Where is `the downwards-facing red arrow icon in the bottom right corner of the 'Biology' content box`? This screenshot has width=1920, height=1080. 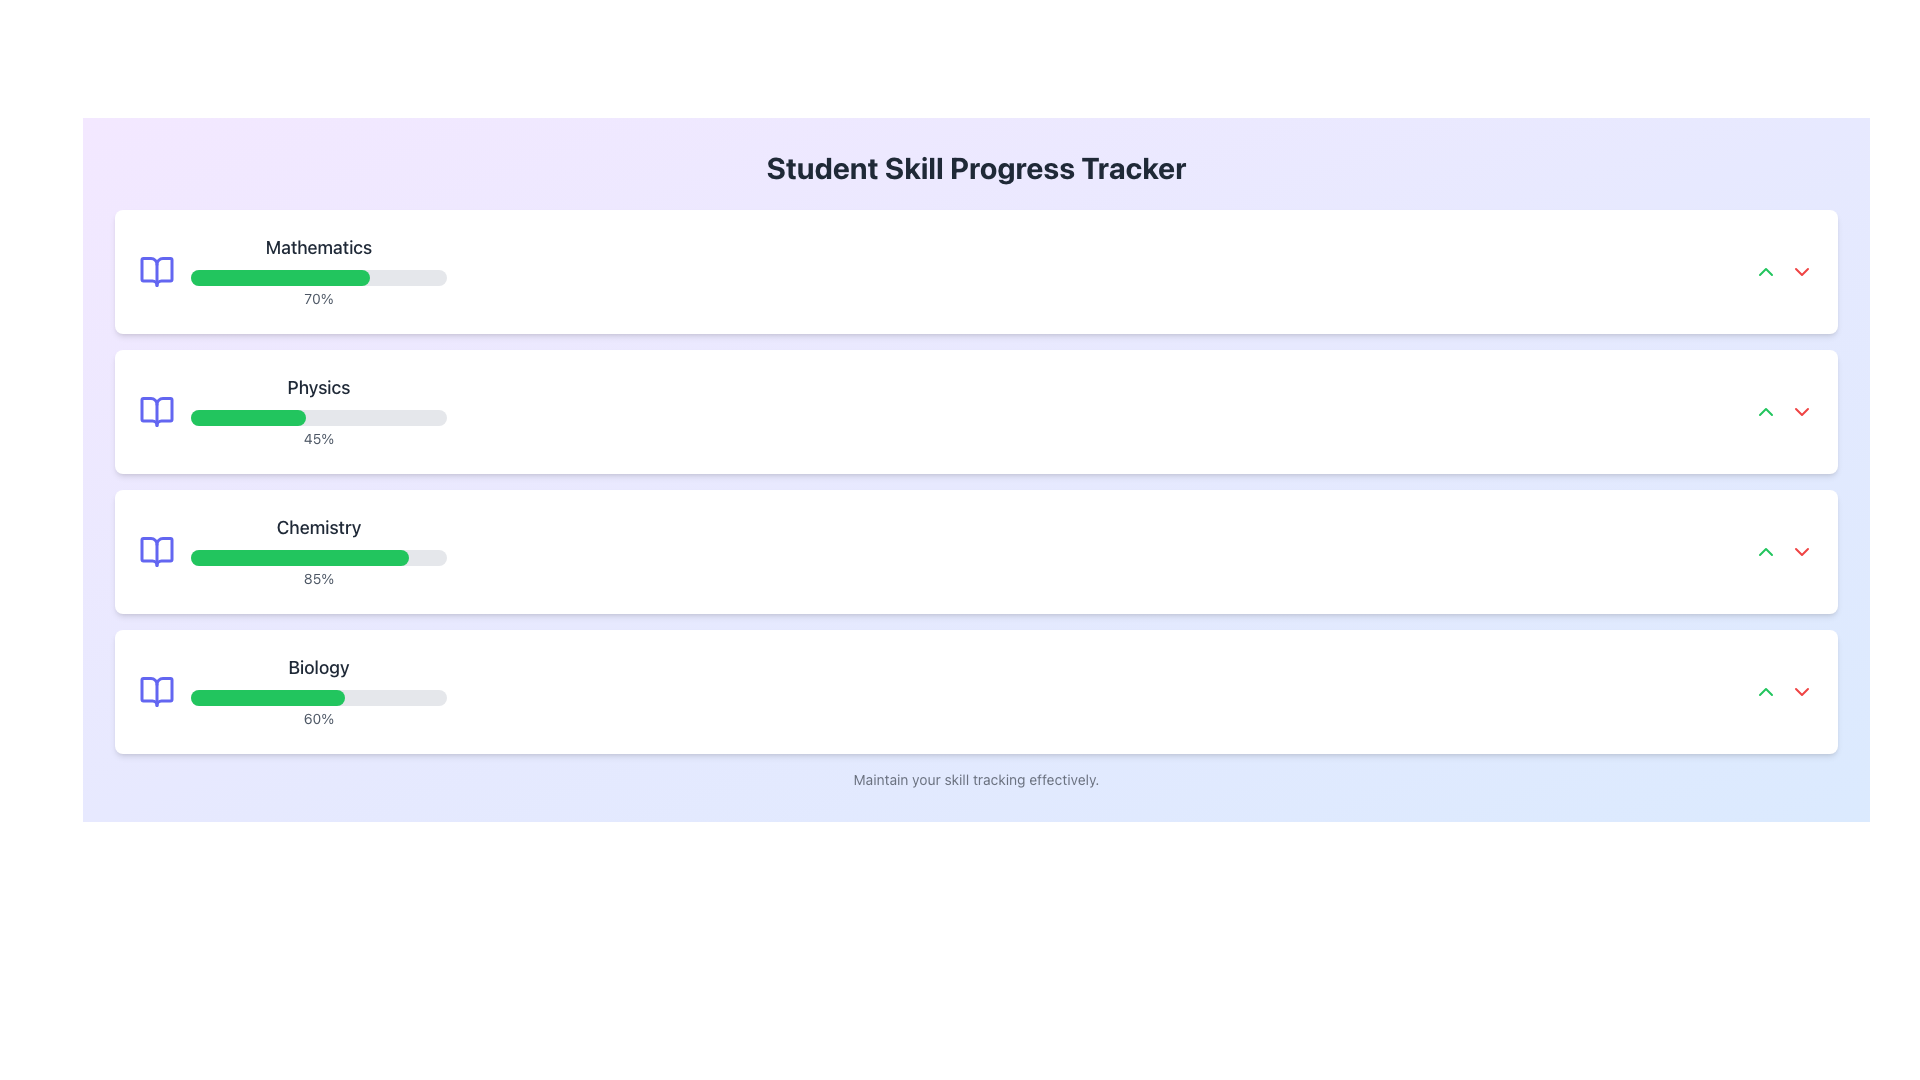
the downwards-facing red arrow icon in the bottom right corner of the 'Biology' content box is located at coordinates (1801, 551).